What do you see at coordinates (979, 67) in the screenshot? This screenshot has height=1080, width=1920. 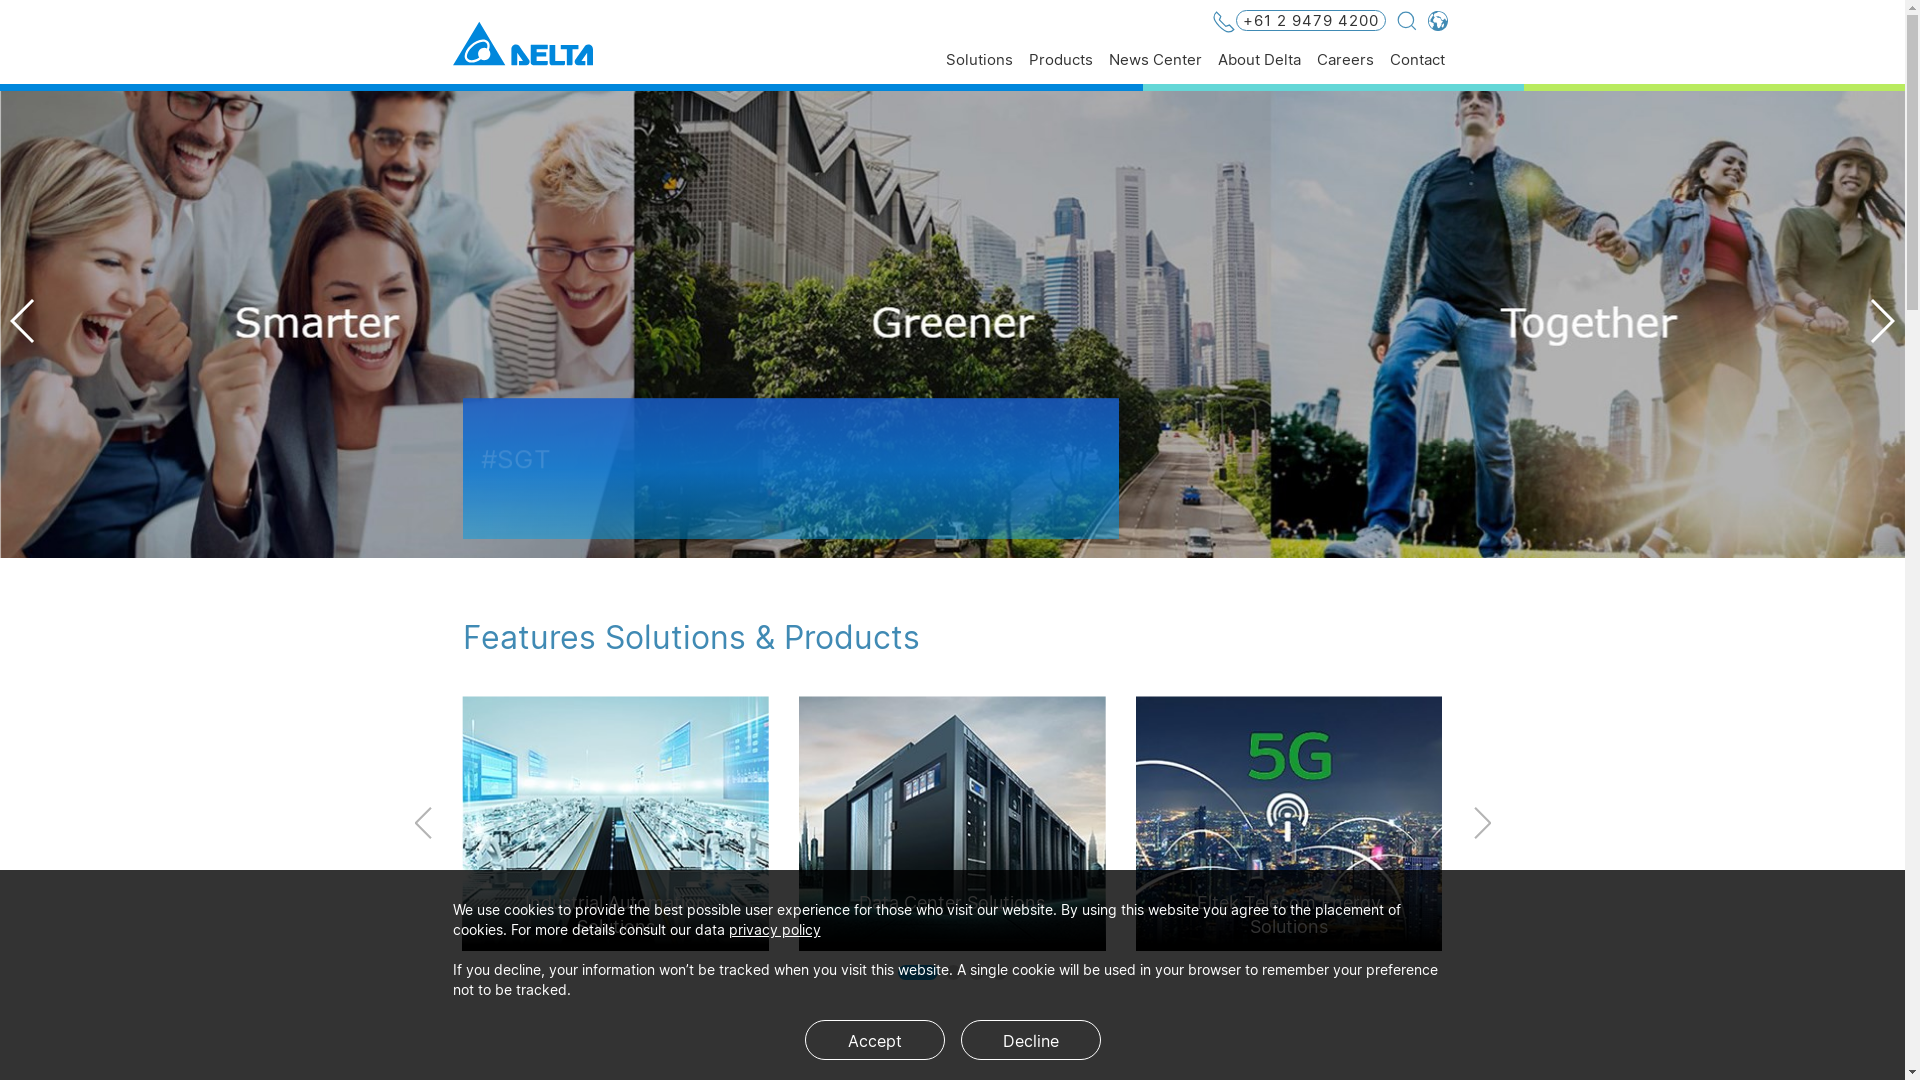 I see `'Solutions'` at bounding box center [979, 67].